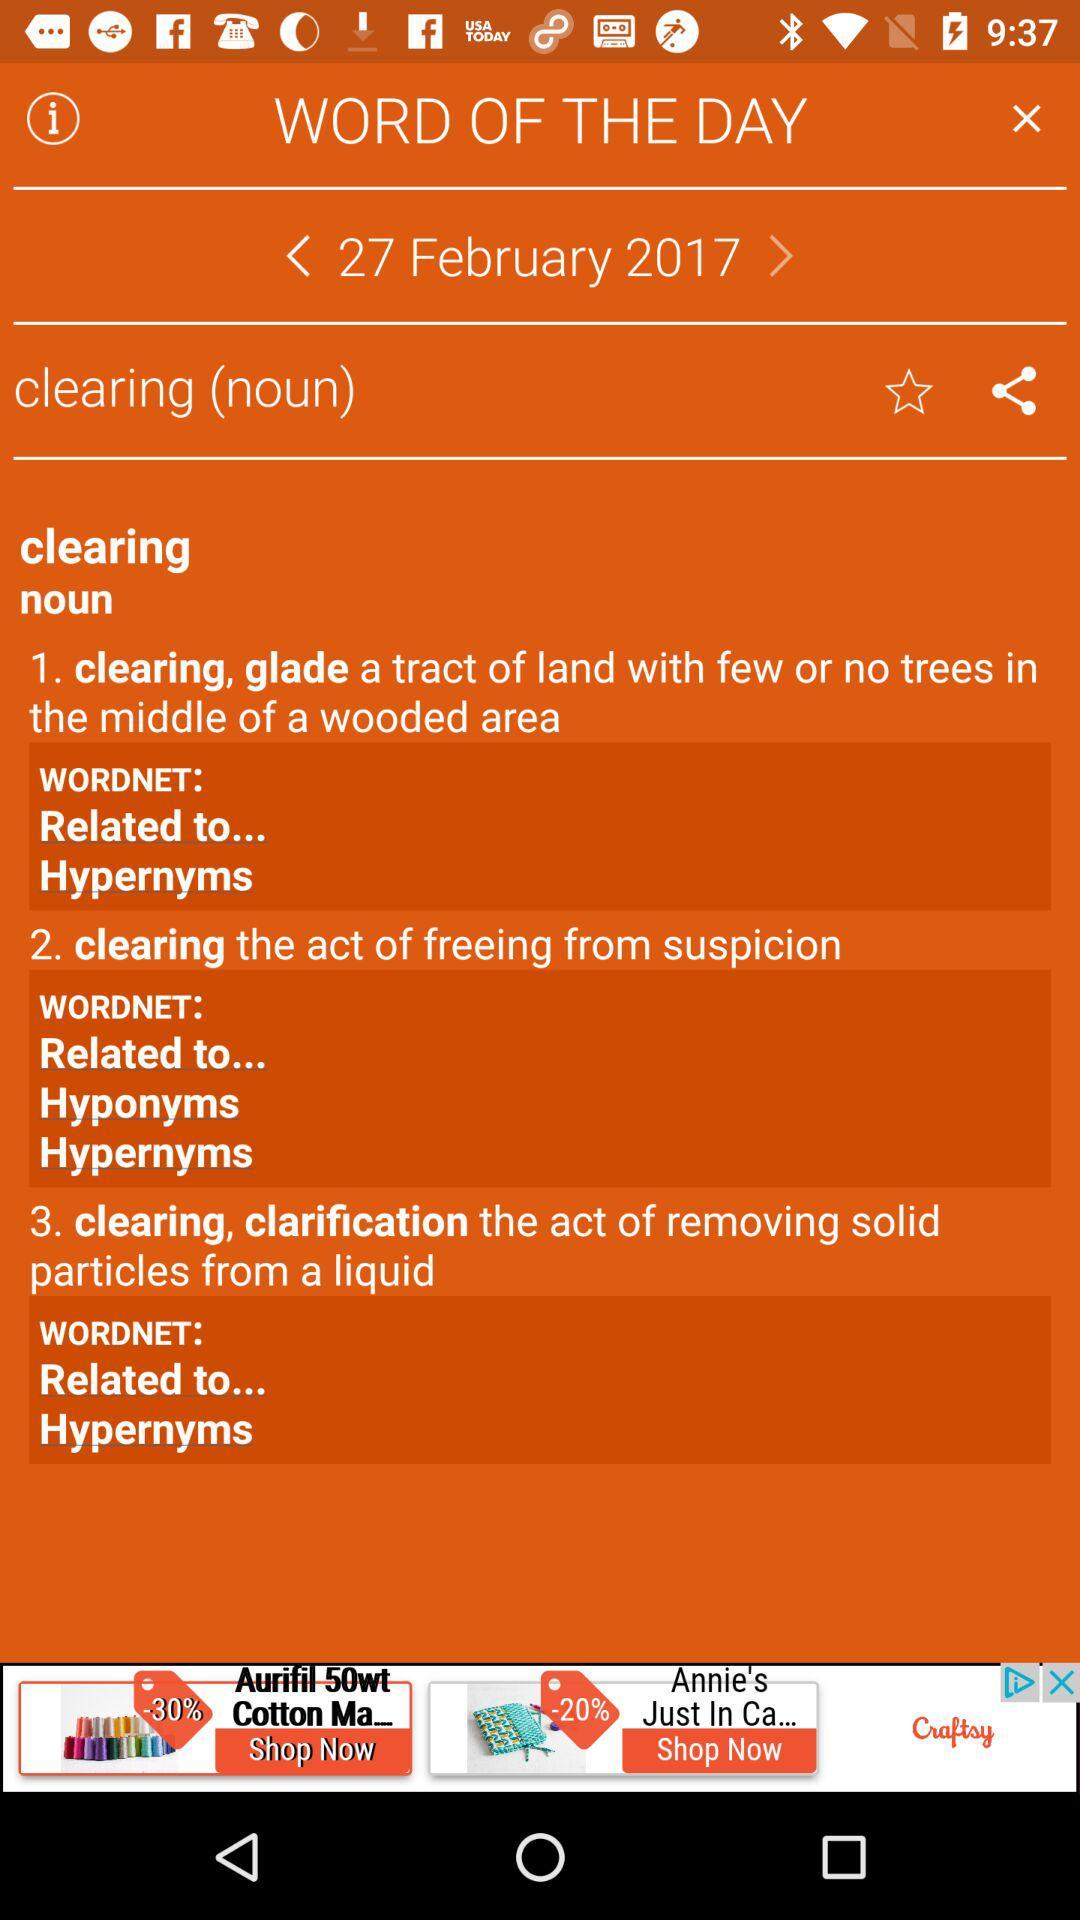 The image size is (1080, 1920). What do you see at coordinates (1014, 390) in the screenshot?
I see `share` at bounding box center [1014, 390].